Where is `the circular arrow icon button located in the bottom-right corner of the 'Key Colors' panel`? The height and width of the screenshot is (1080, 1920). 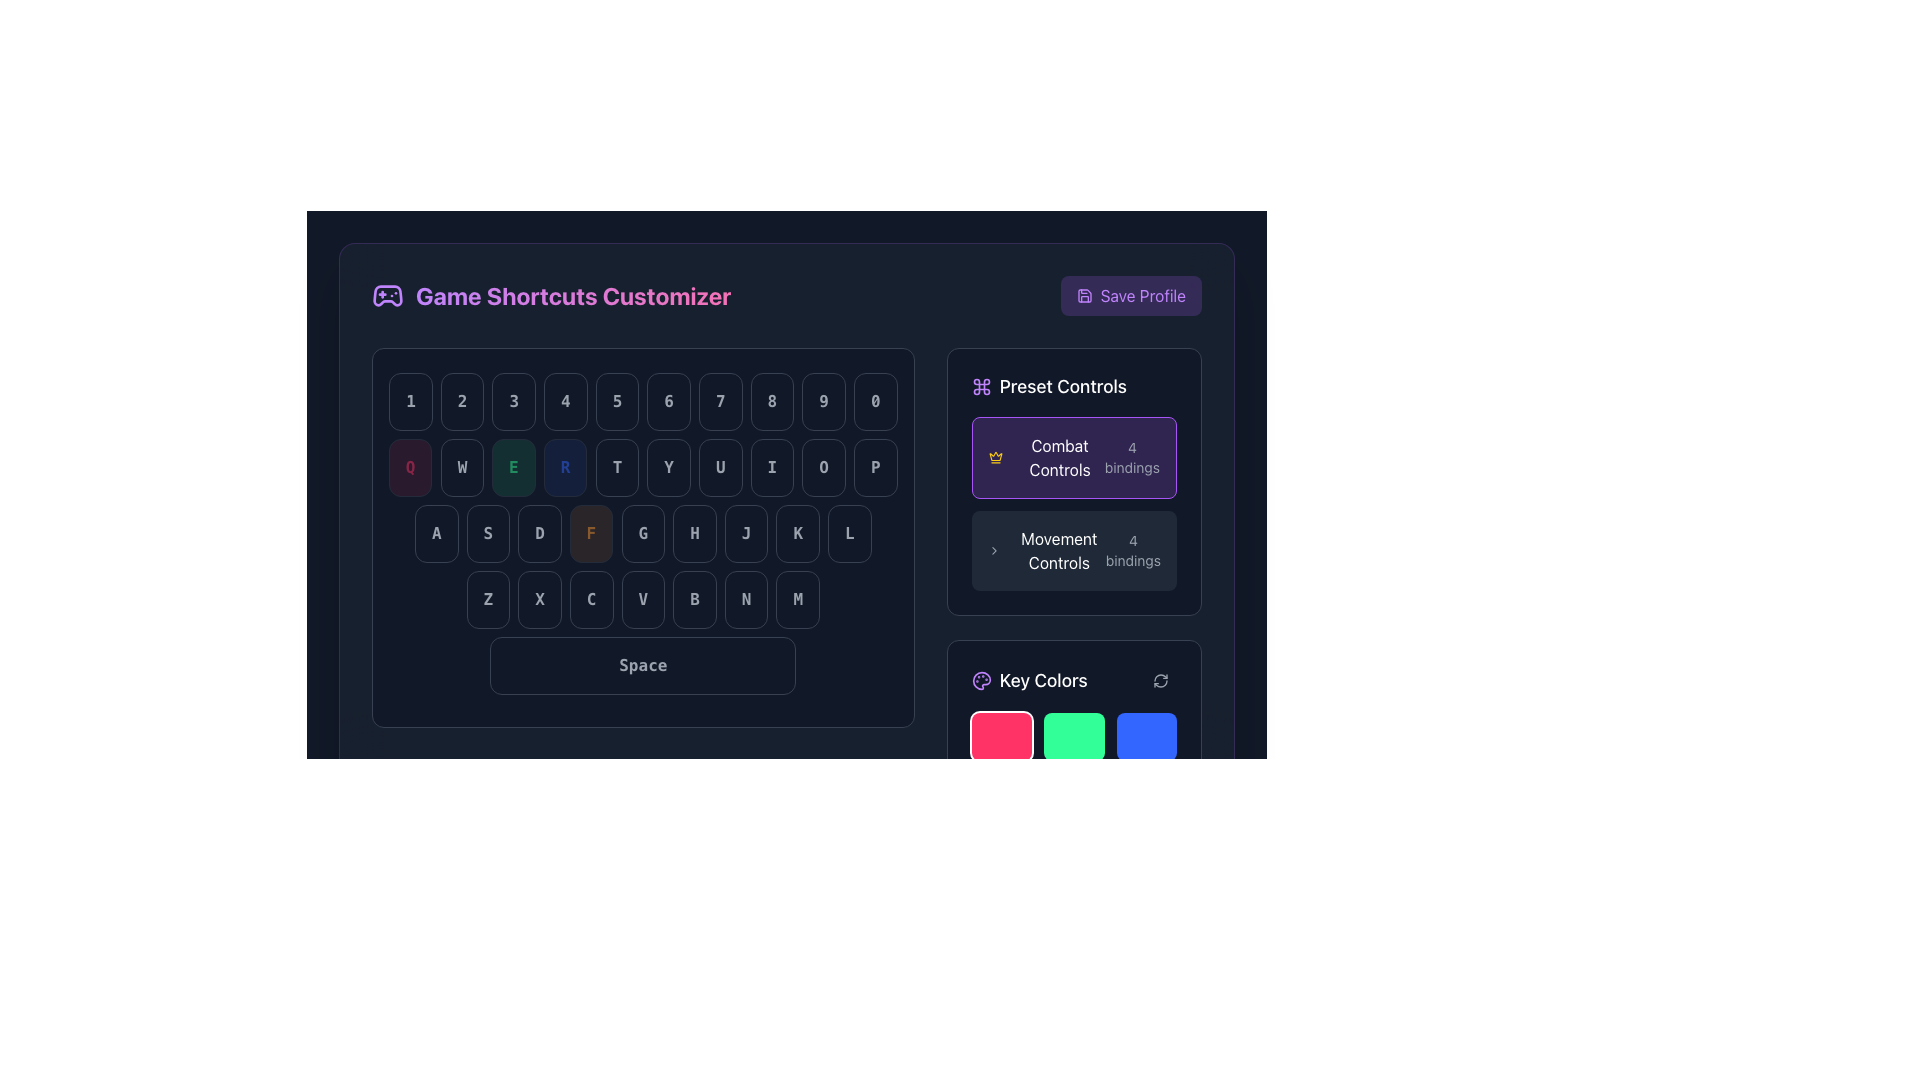 the circular arrow icon button located in the bottom-right corner of the 'Key Colors' panel is located at coordinates (1161, 680).